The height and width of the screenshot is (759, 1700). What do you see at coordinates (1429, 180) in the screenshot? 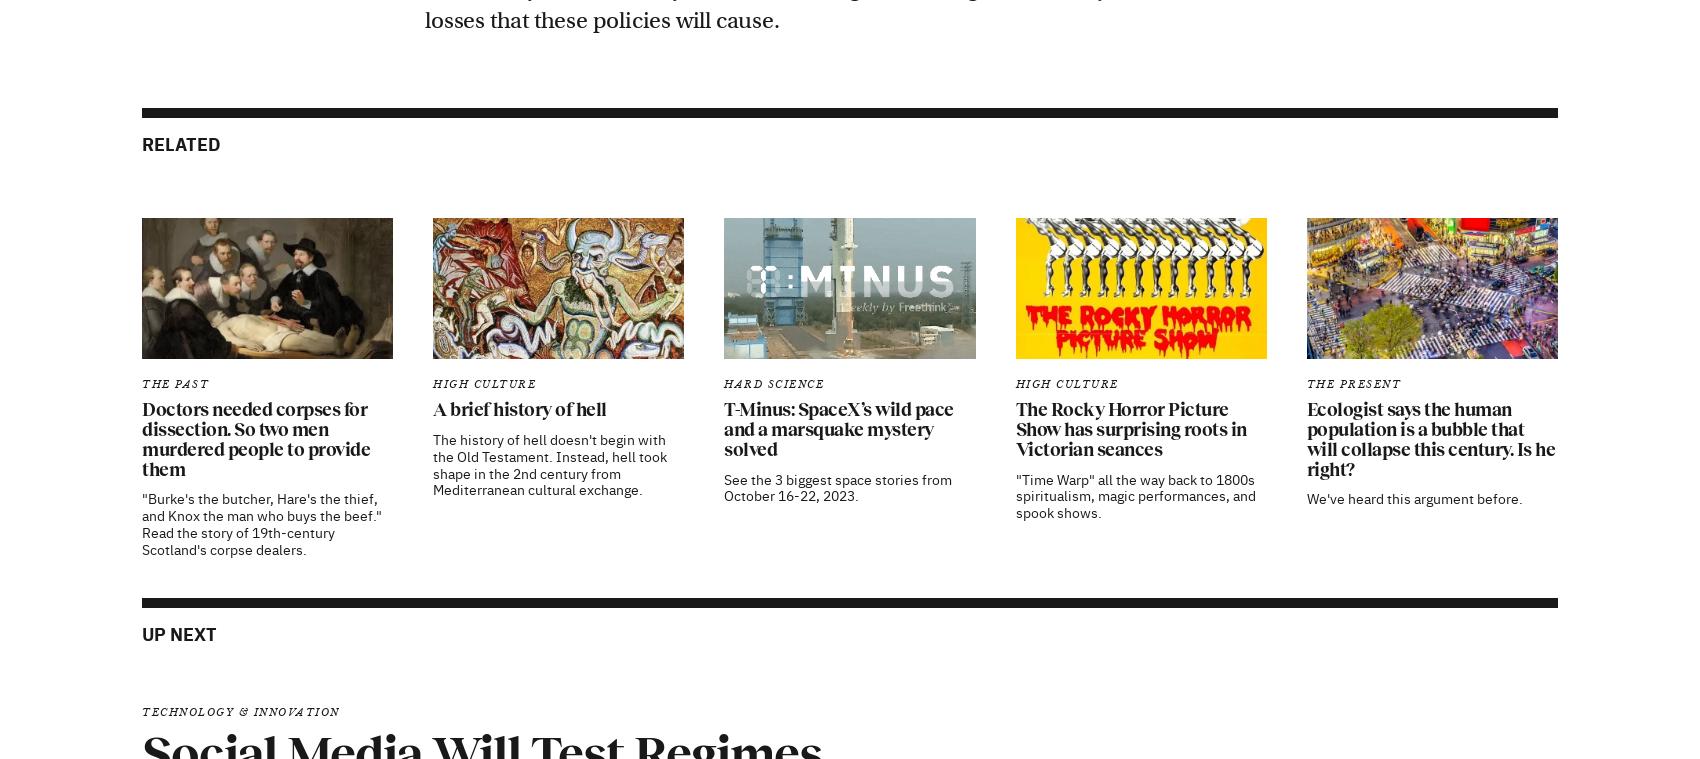
I see `'Ecologist says the human population is a bubble that will collapse this century. Is he right?'` at bounding box center [1429, 180].